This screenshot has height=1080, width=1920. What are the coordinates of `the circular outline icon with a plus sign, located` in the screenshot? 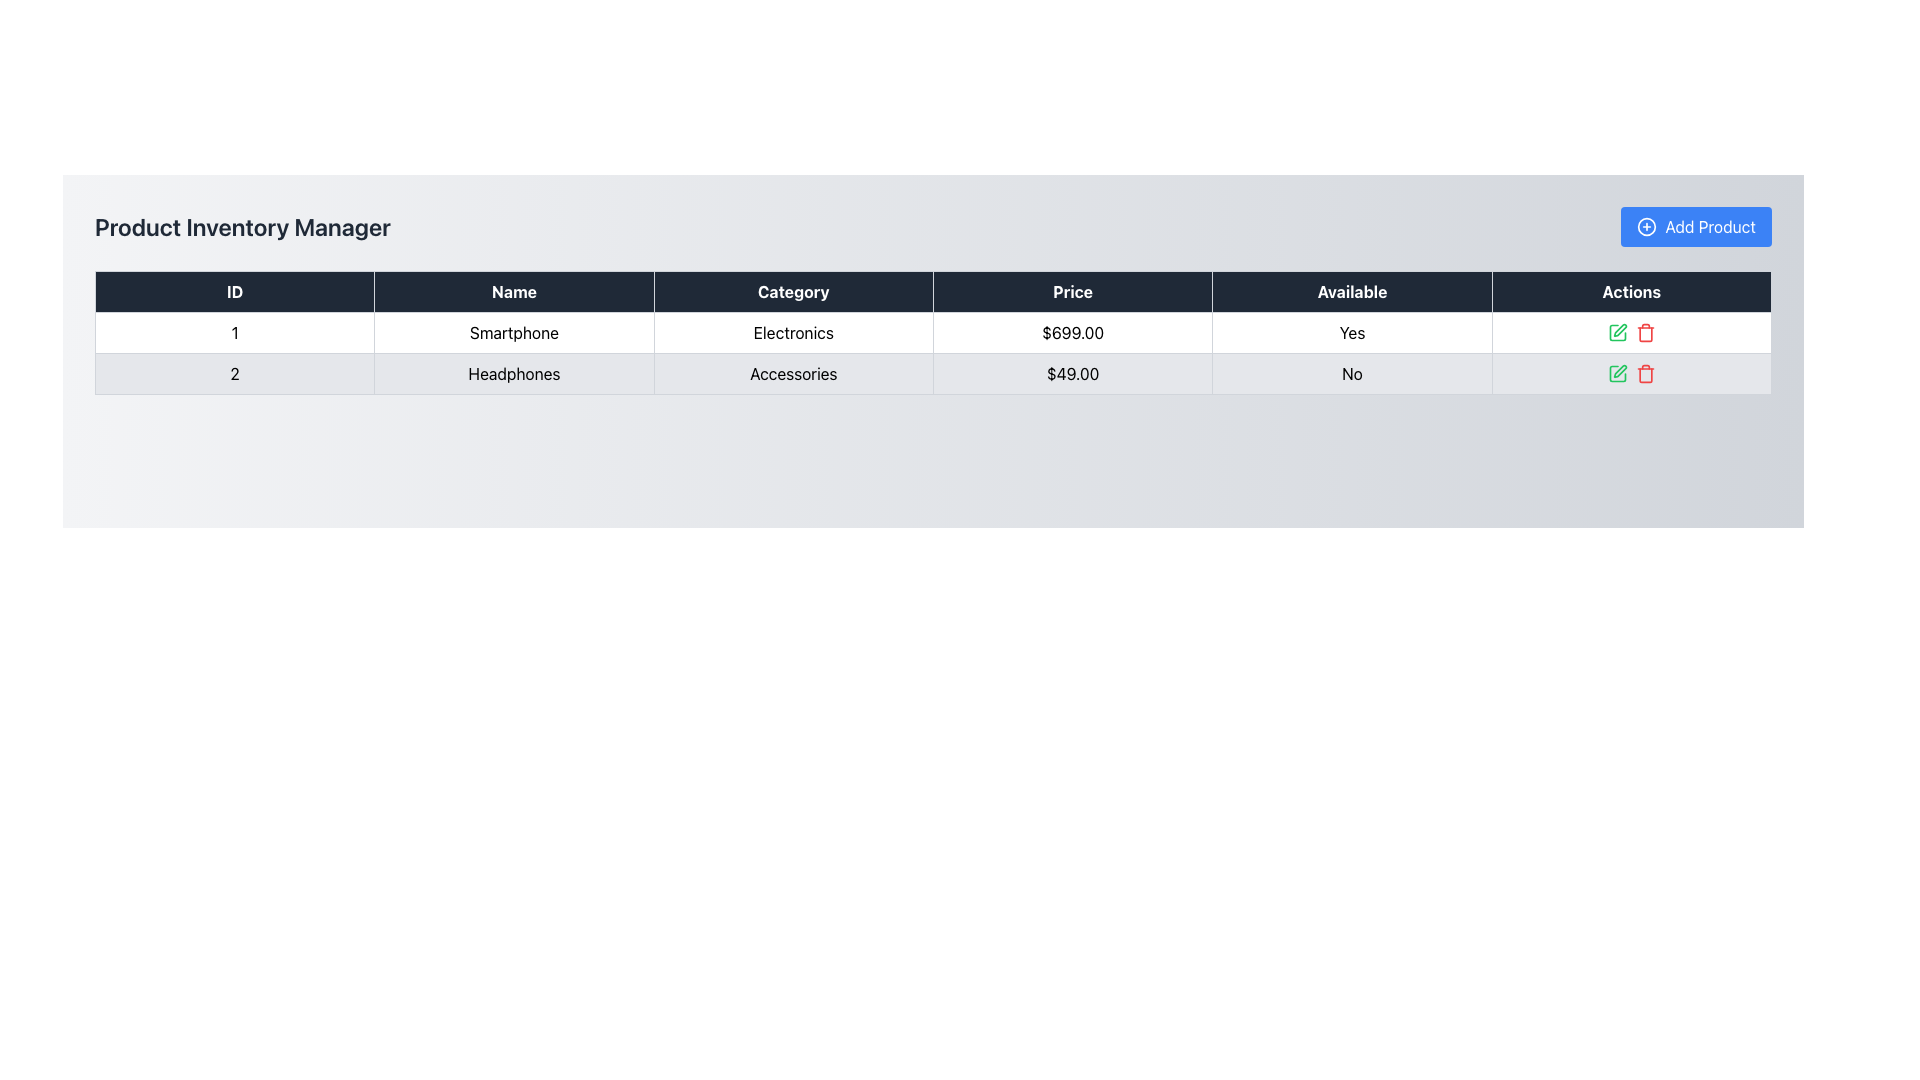 It's located at (1647, 226).